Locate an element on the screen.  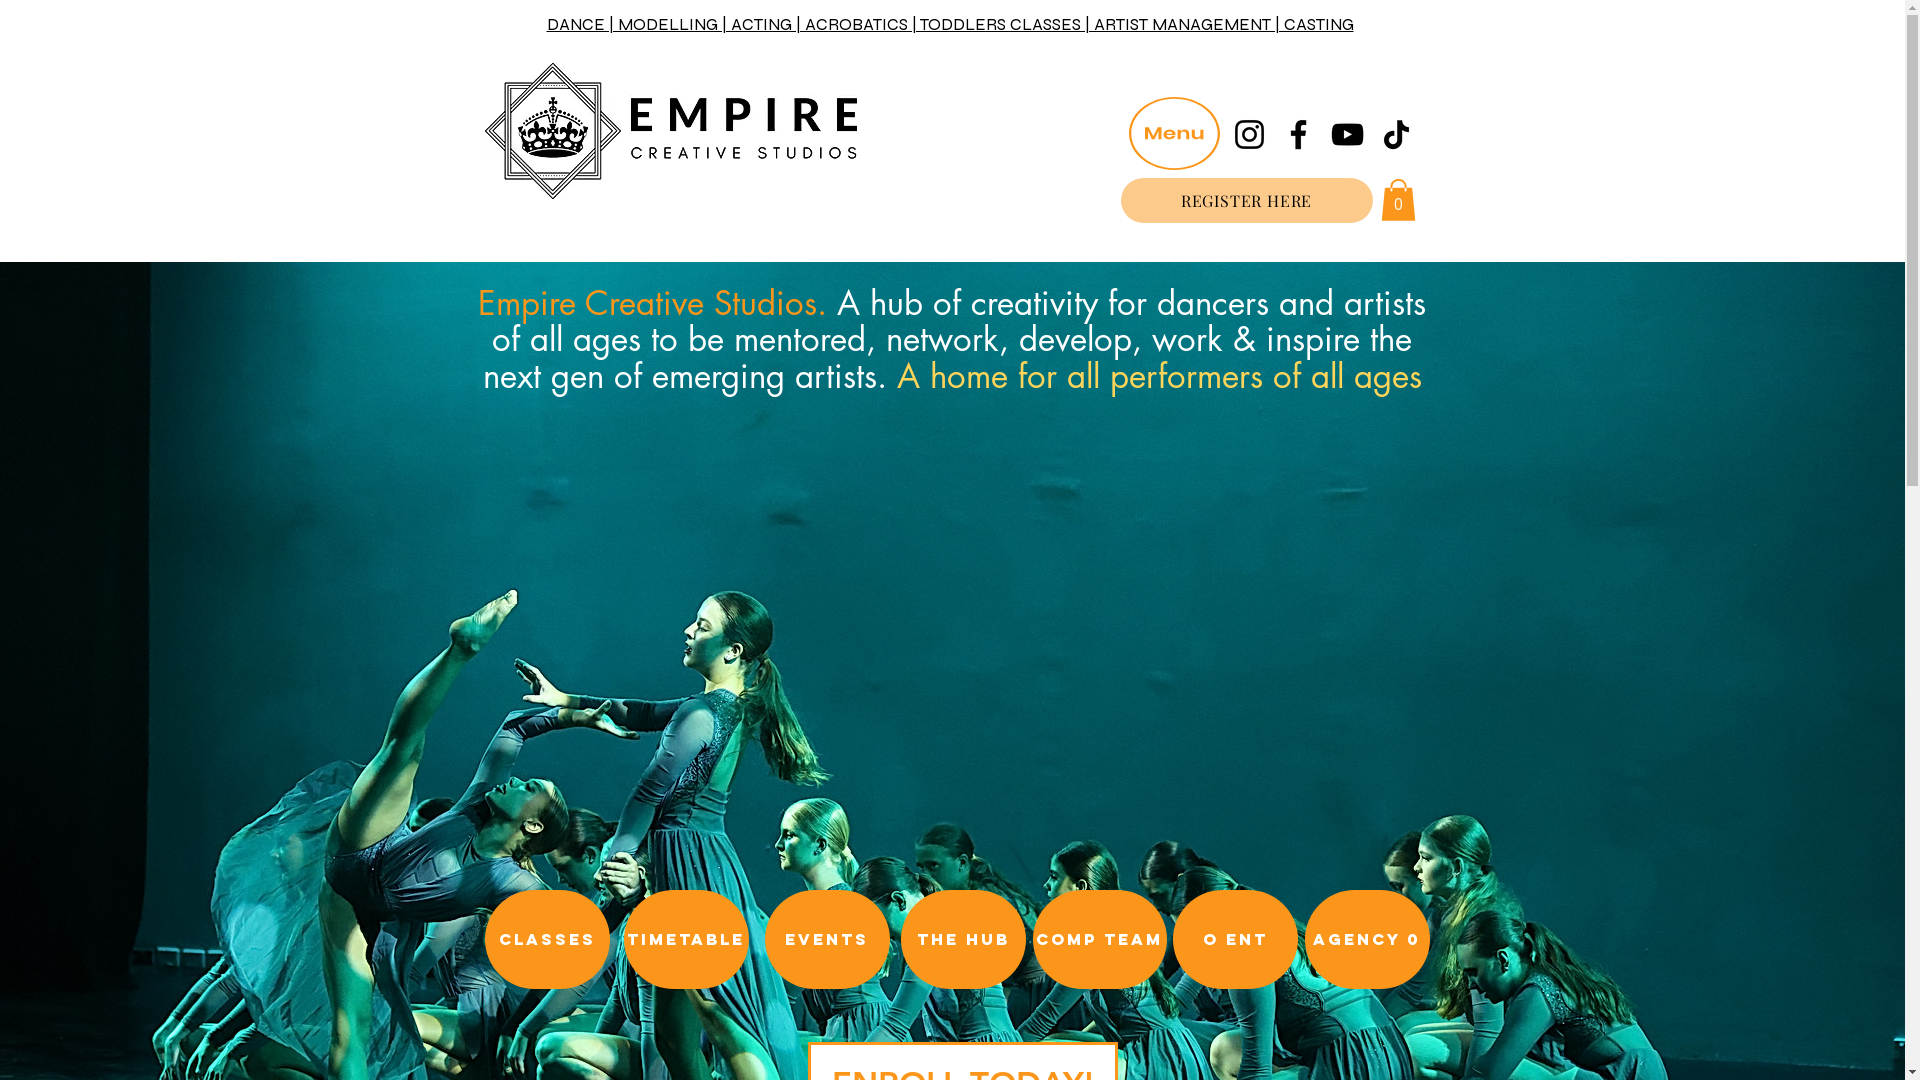
'O ENT' is located at coordinates (1233, 939).